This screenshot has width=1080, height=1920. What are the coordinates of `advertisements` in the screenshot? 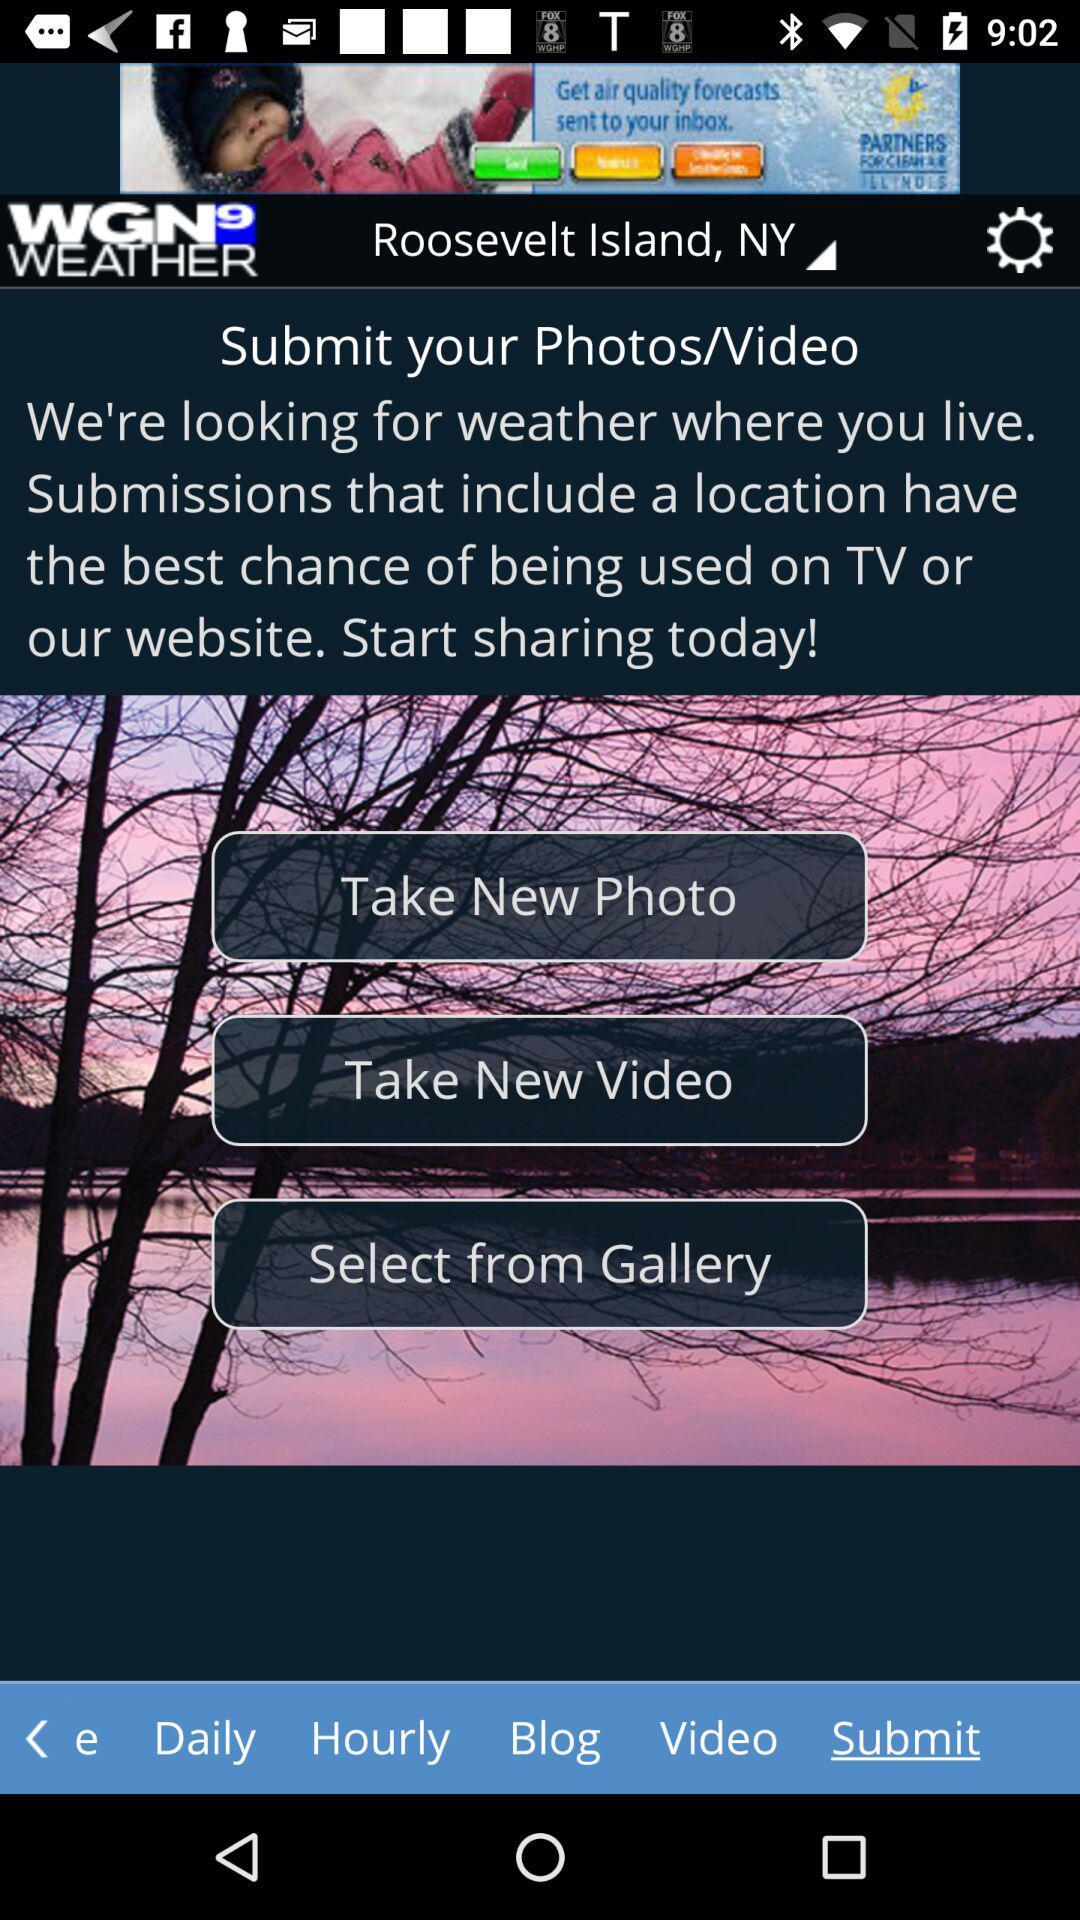 It's located at (540, 127).